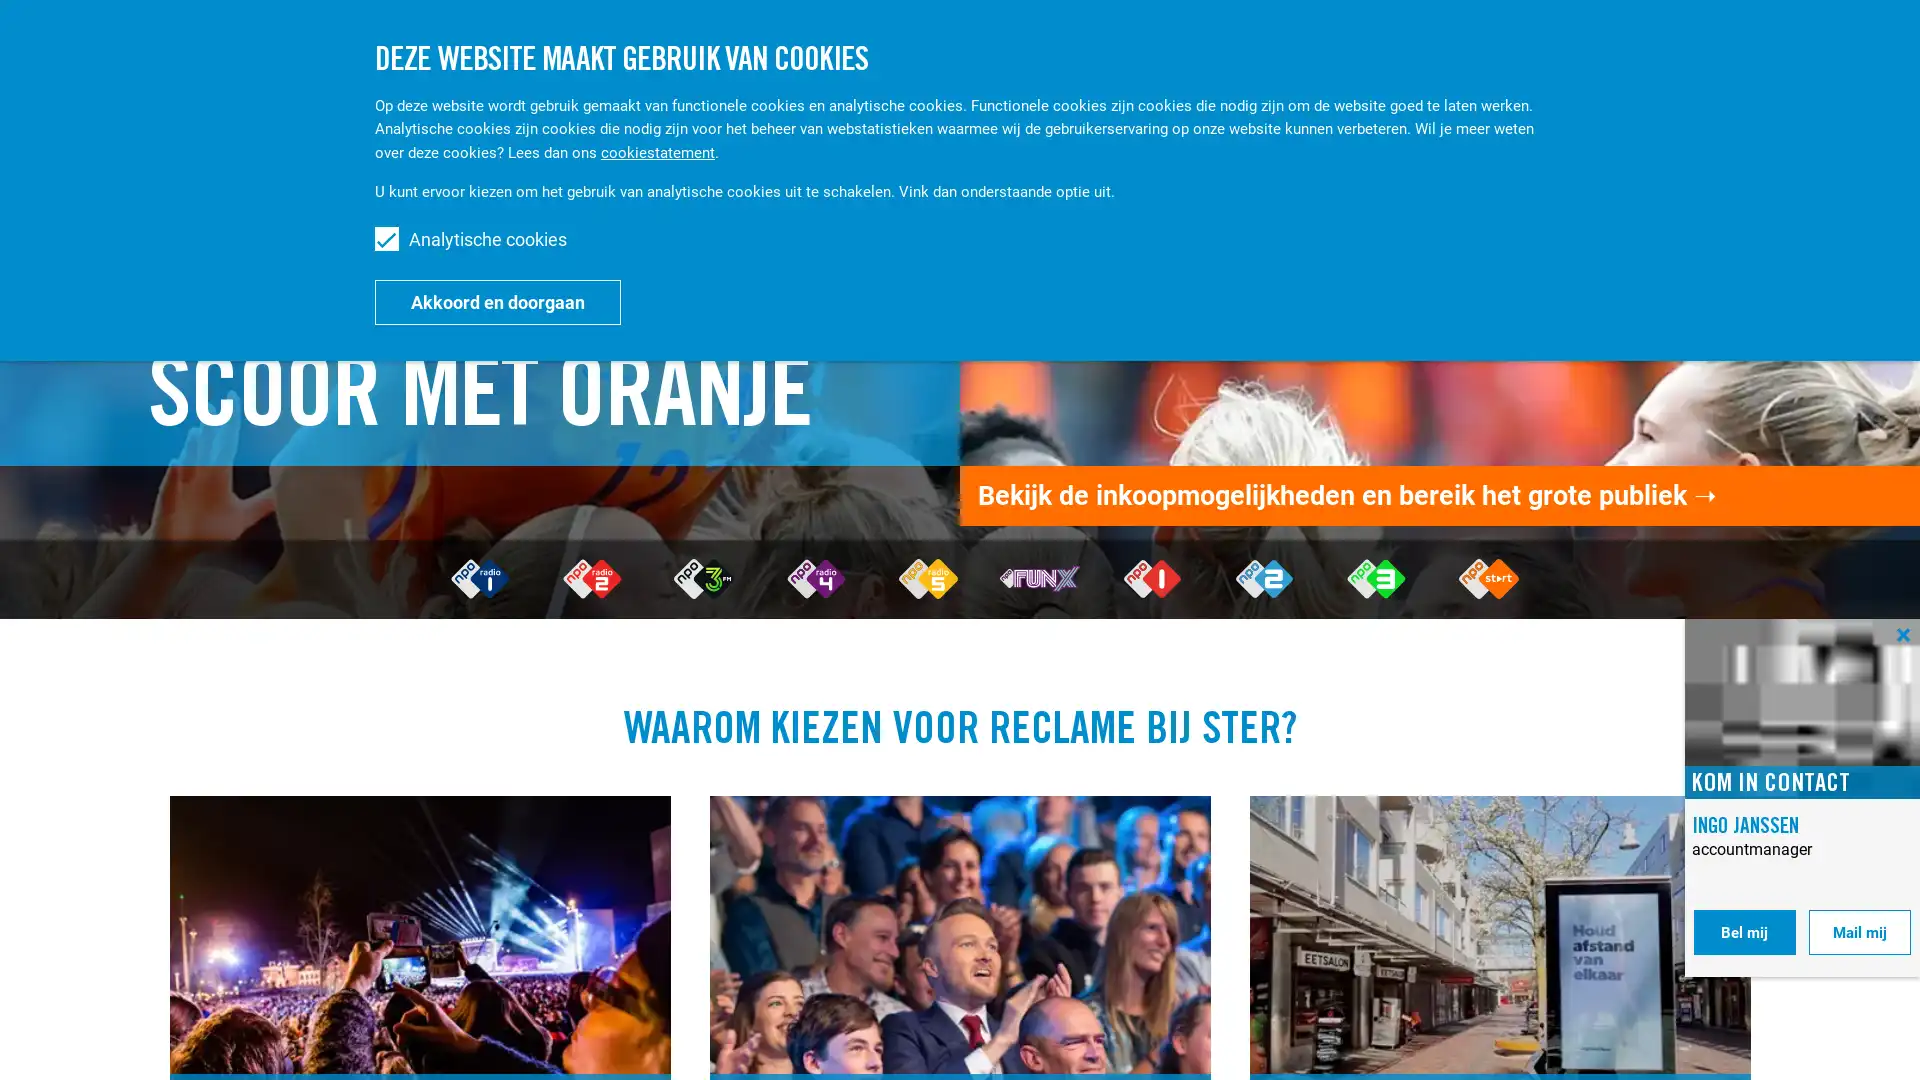 This screenshot has height=1080, width=1920. I want to click on Mail mij, so click(1859, 932).